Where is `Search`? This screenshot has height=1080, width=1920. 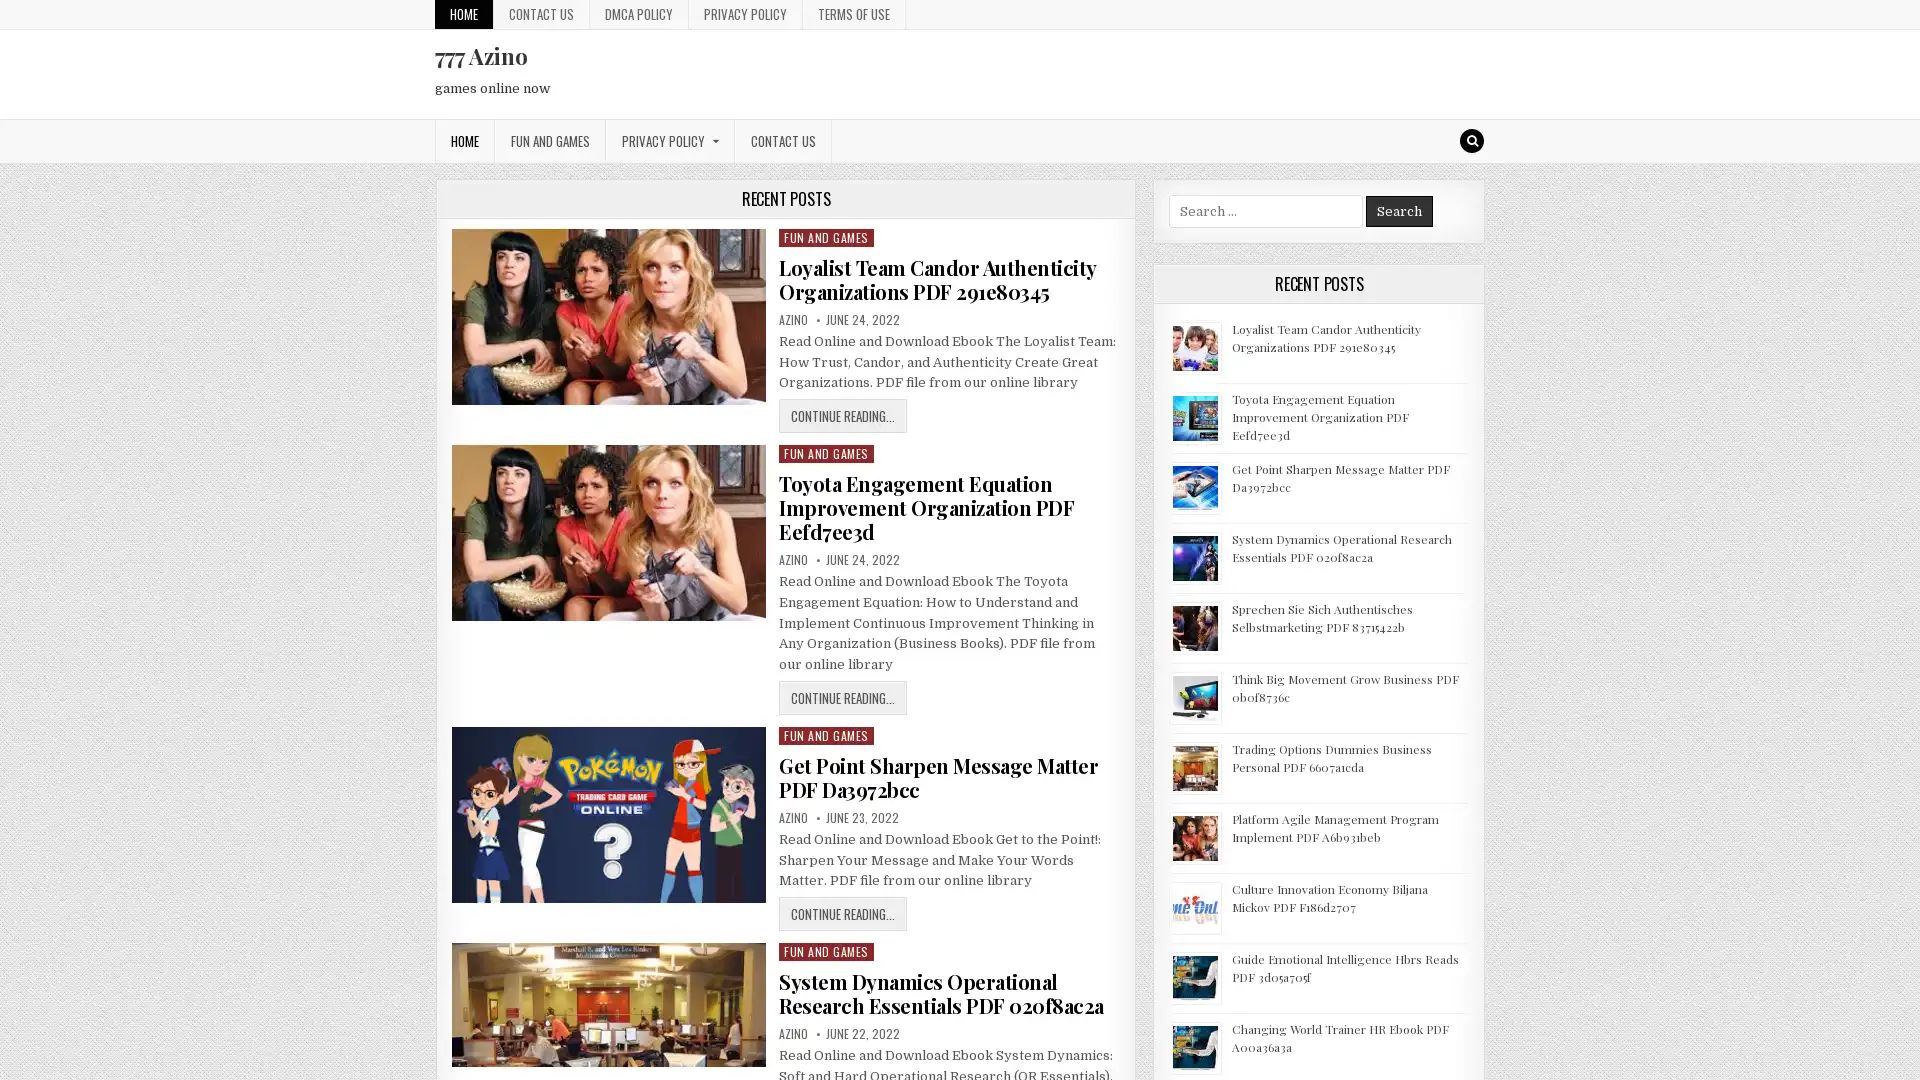
Search is located at coordinates (1398, 211).